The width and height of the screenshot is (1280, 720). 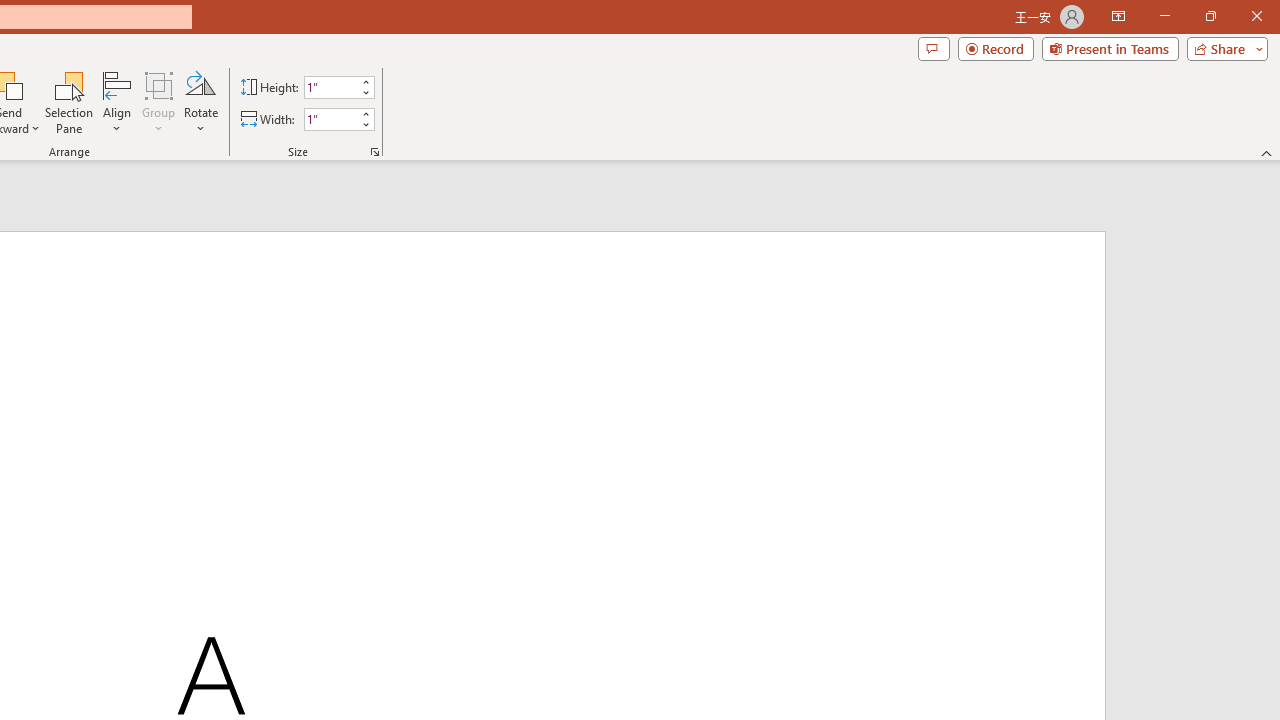 What do you see at coordinates (69, 103) in the screenshot?
I see `'Selection Pane...'` at bounding box center [69, 103].